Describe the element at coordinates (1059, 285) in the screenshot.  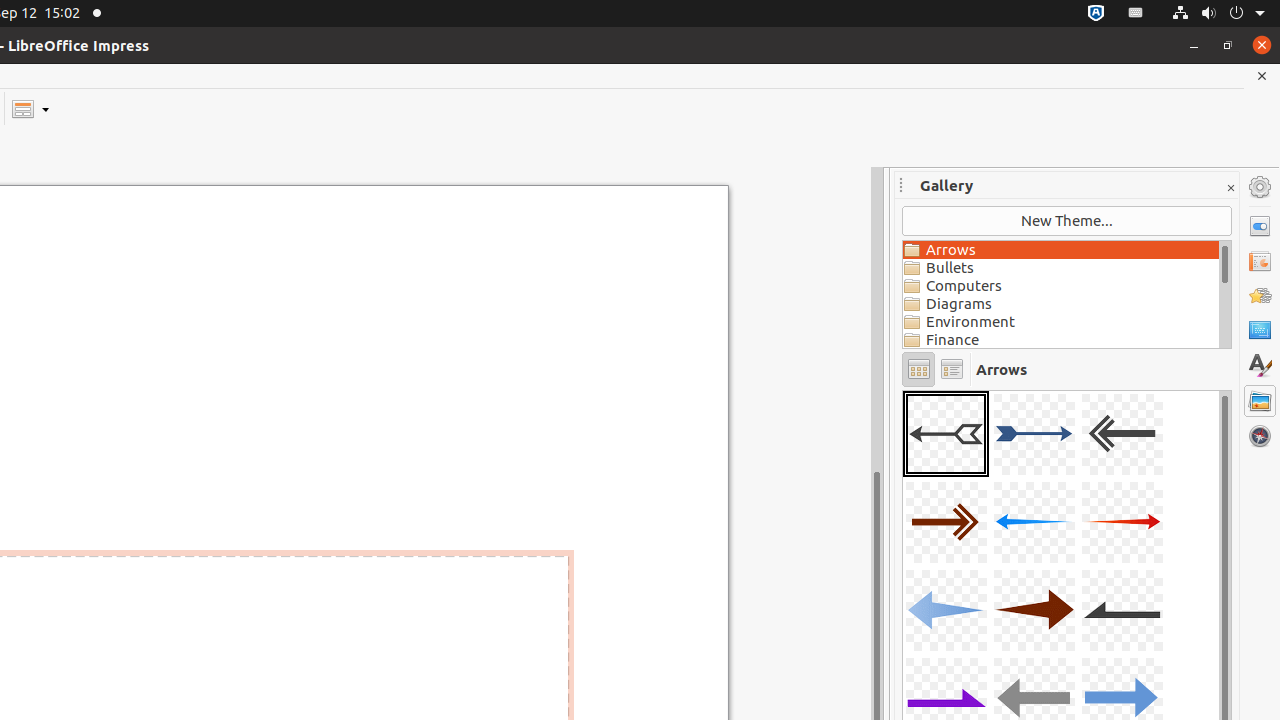
I see `'Computers'` at that location.